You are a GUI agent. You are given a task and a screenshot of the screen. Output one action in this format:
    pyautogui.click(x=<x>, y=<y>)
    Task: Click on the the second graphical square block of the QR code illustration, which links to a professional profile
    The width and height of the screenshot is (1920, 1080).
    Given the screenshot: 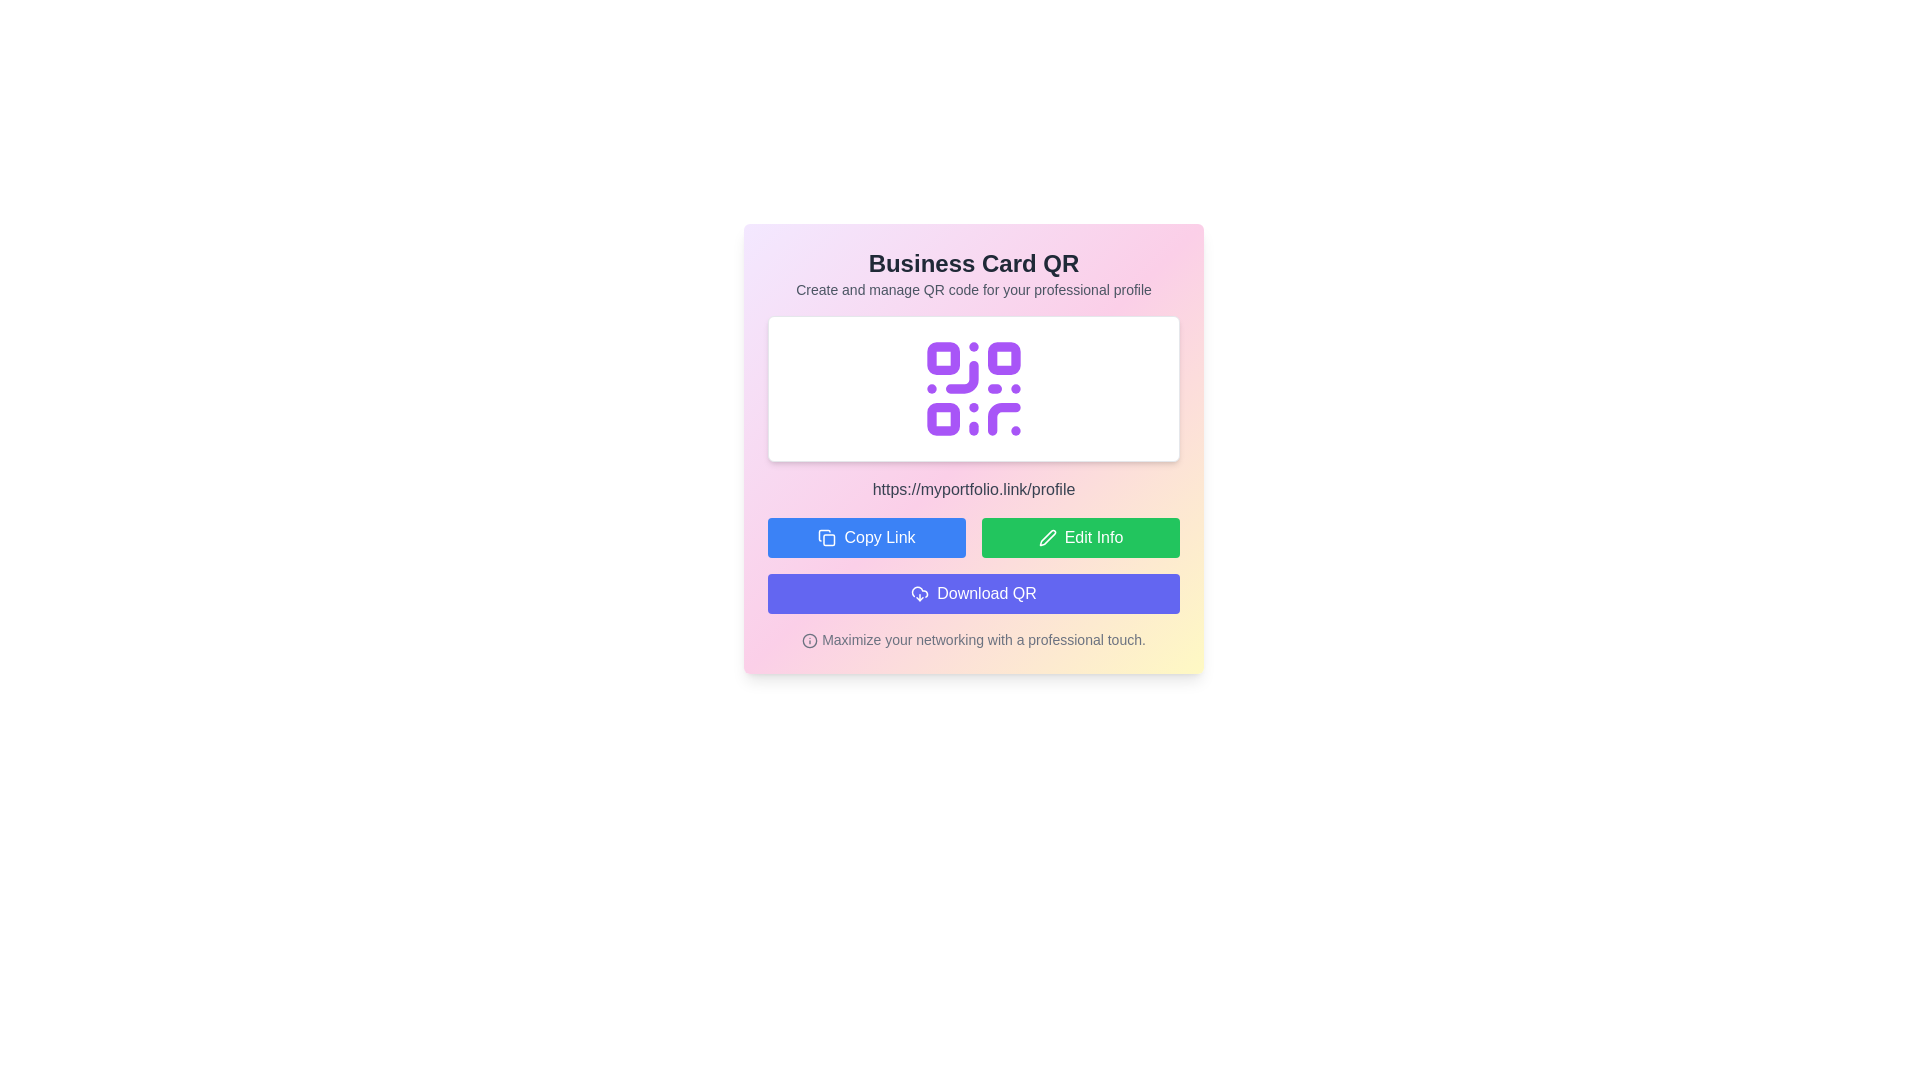 What is the action you would take?
    pyautogui.click(x=1004, y=357)
    